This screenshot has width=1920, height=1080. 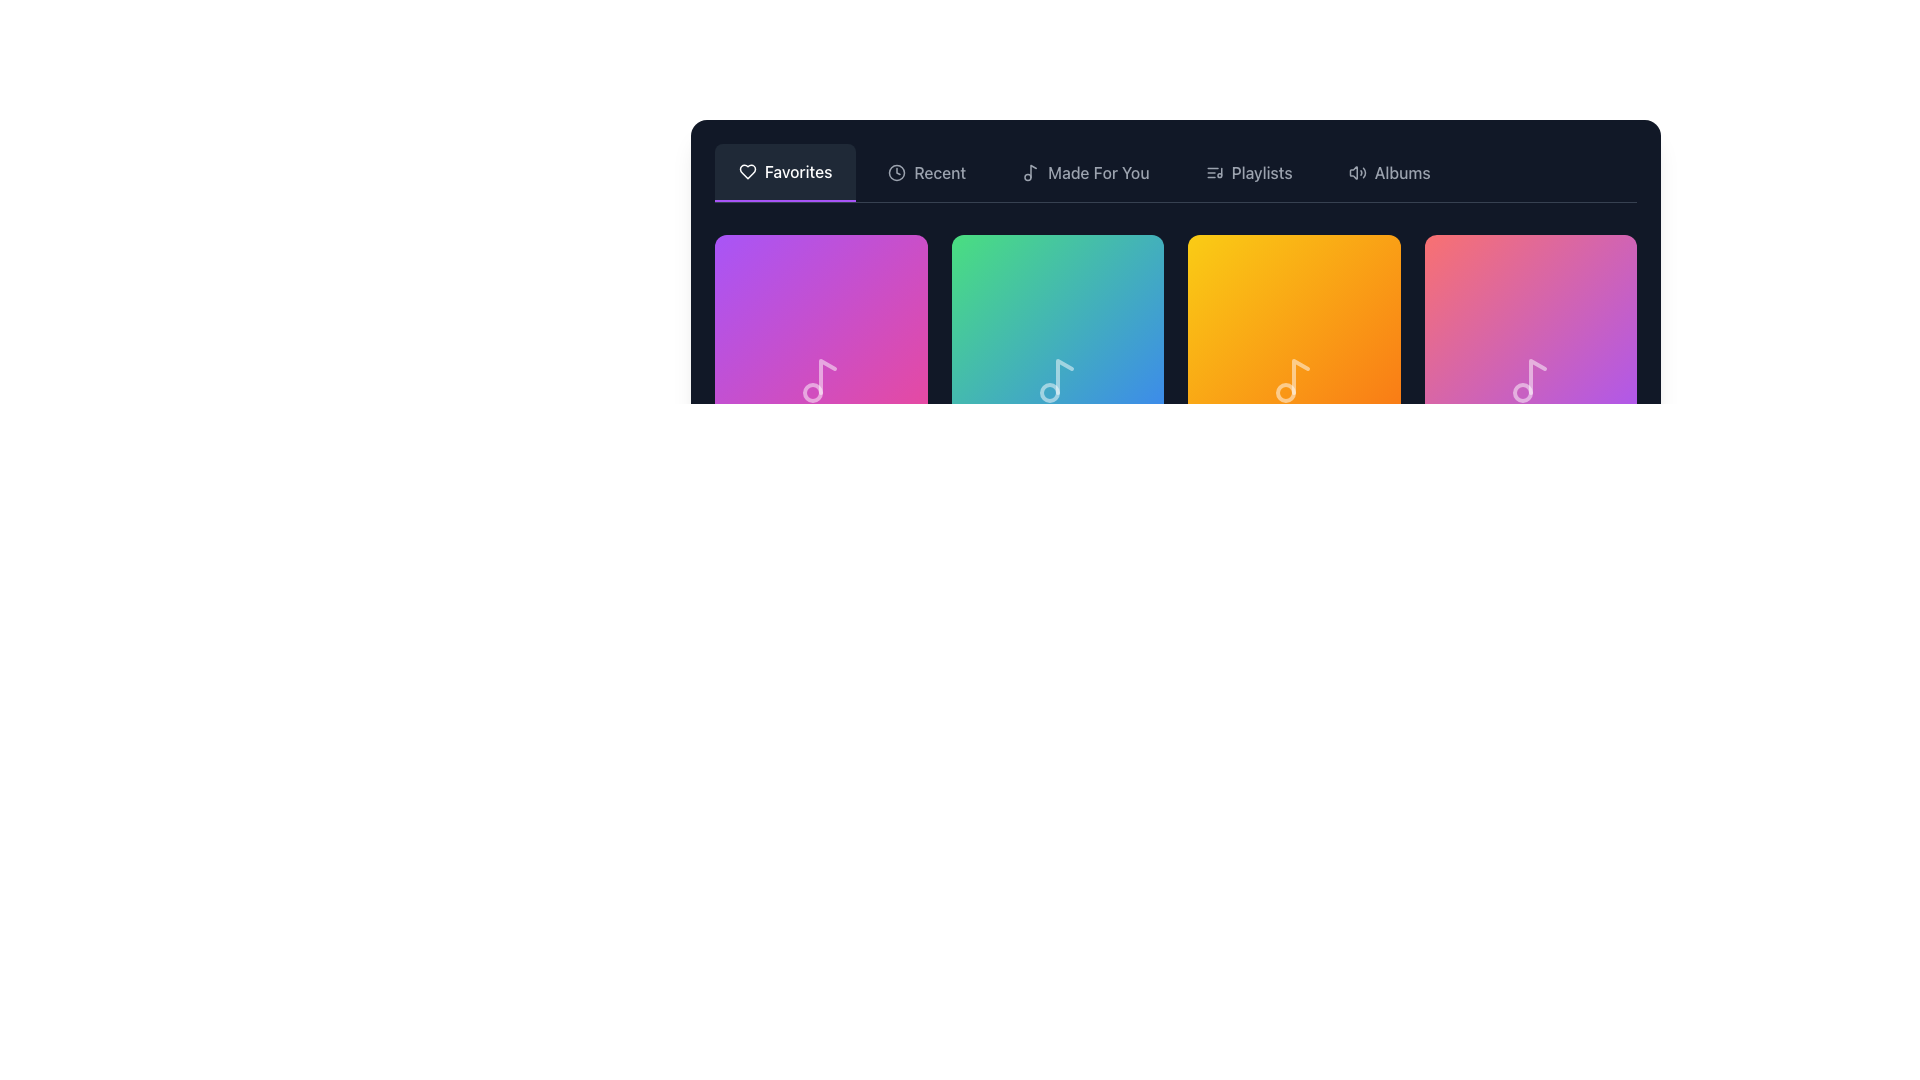 I want to click on the interactive selectable card with a gradient background transitioning from green to blue, featuring a music symbol icon in the center, so click(x=1056, y=381).